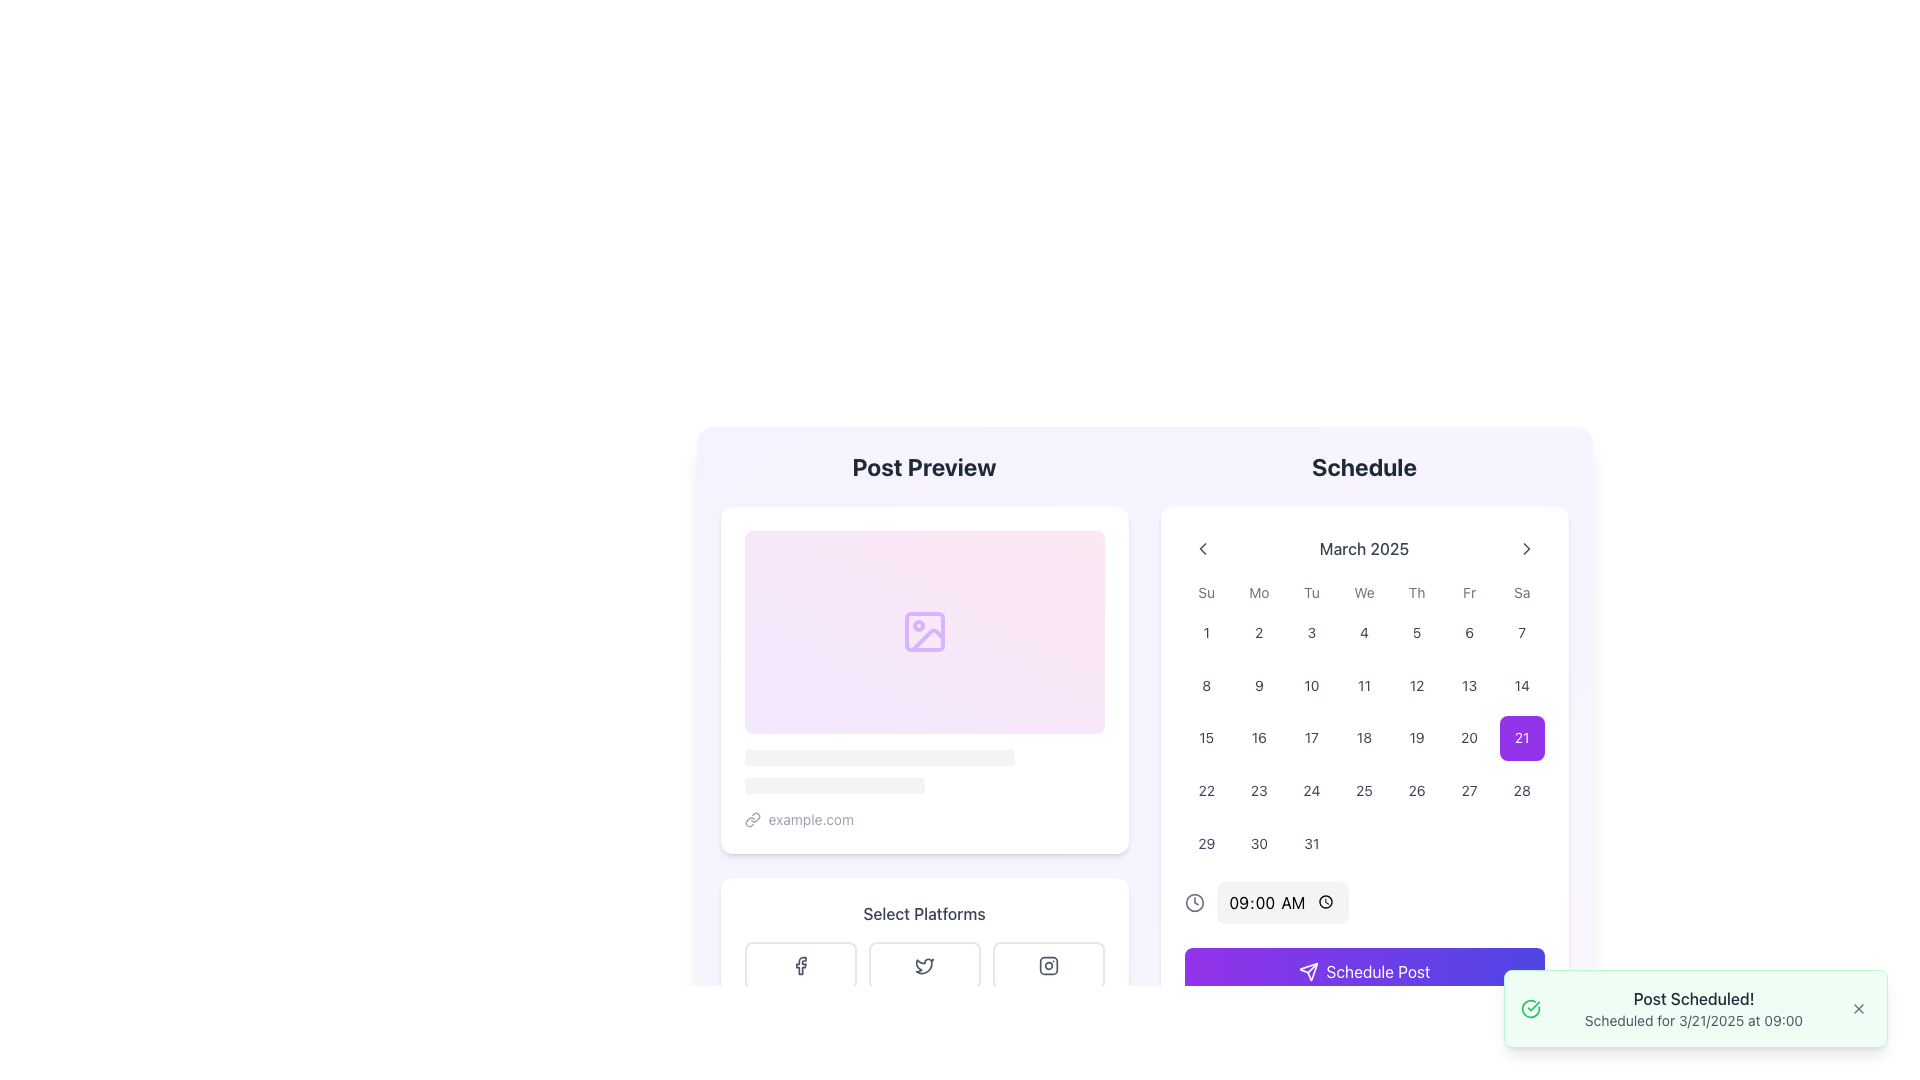 The image size is (1920, 1080). What do you see at coordinates (1363, 633) in the screenshot?
I see `the square-shaped button with a rounded border and the number '4'` at bounding box center [1363, 633].